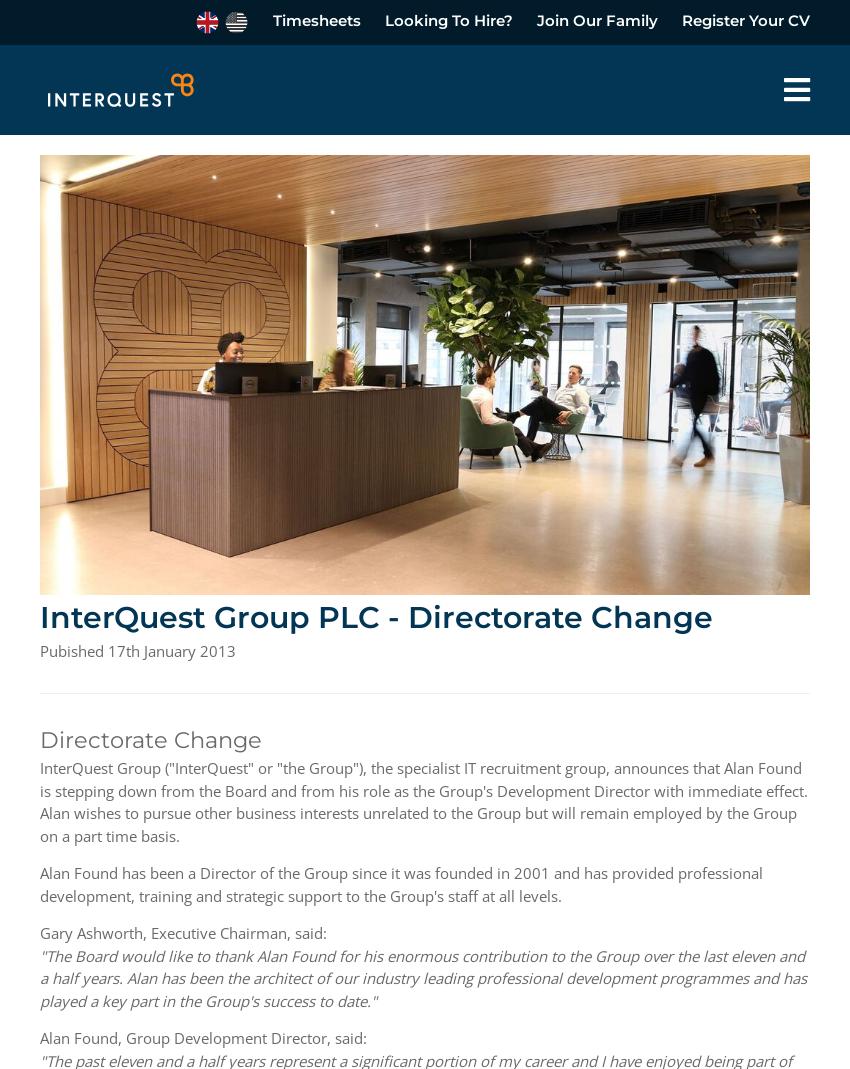 The image size is (850, 1069). I want to click on 'Directorate Change', so click(150, 737).